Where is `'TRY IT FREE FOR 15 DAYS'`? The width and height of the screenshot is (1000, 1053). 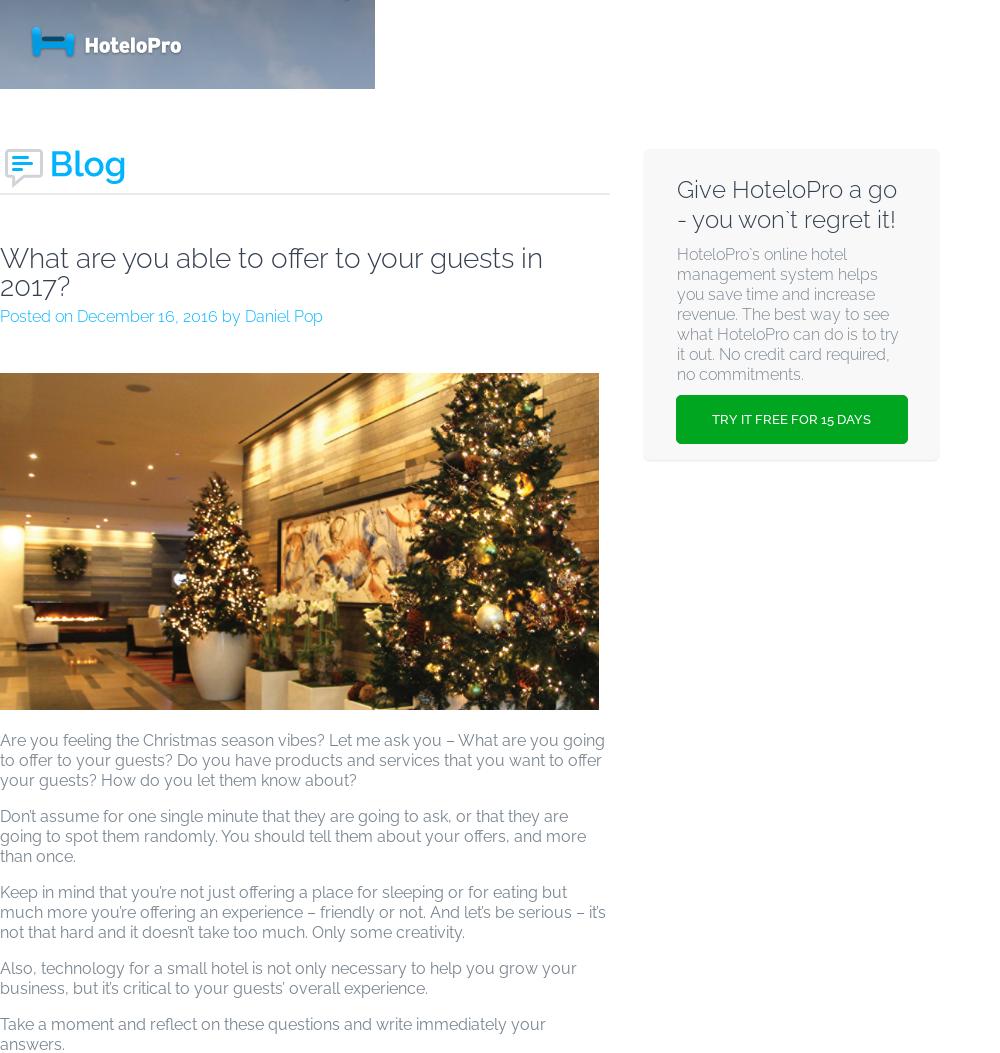
'TRY IT FREE FOR 15 DAYS' is located at coordinates (791, 419).